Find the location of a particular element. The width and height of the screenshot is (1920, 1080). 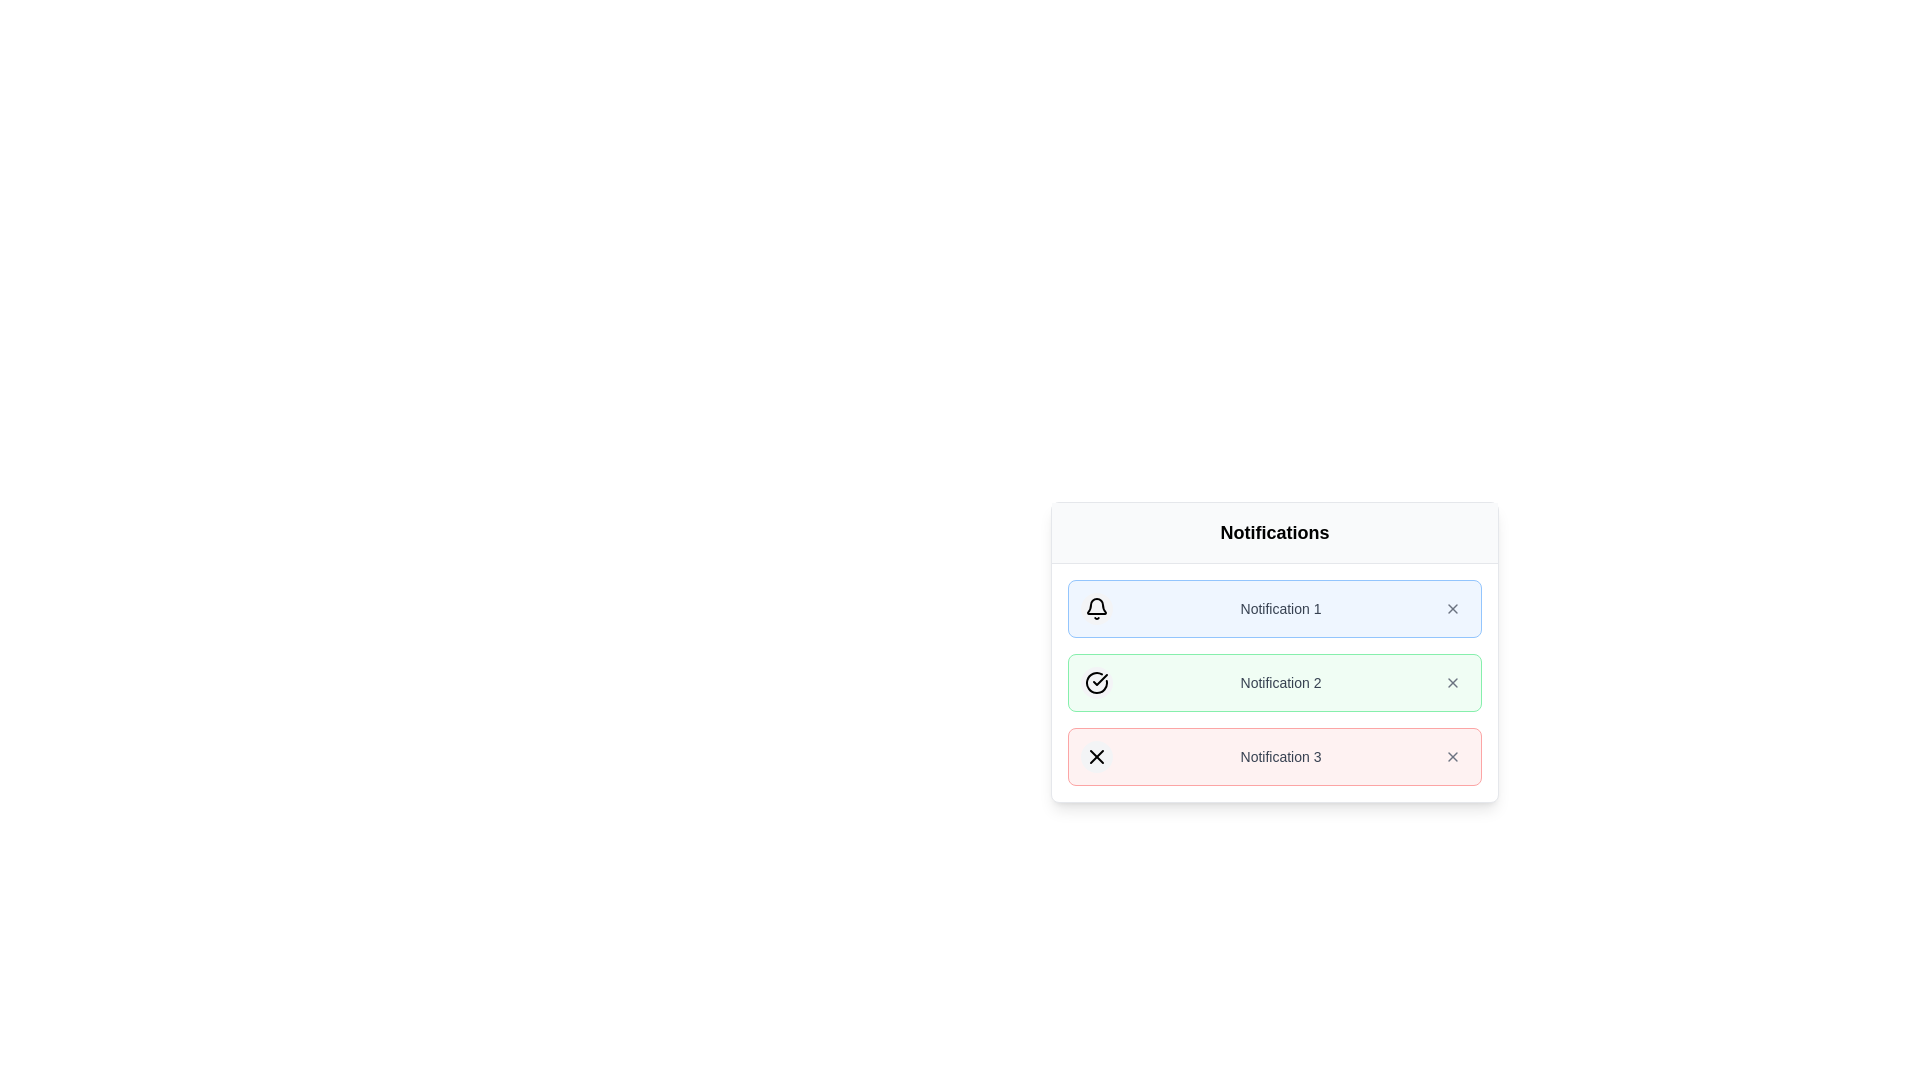

the close icon in the notification box labeled 'Notification 1' is located at coordinates (1453, 608).